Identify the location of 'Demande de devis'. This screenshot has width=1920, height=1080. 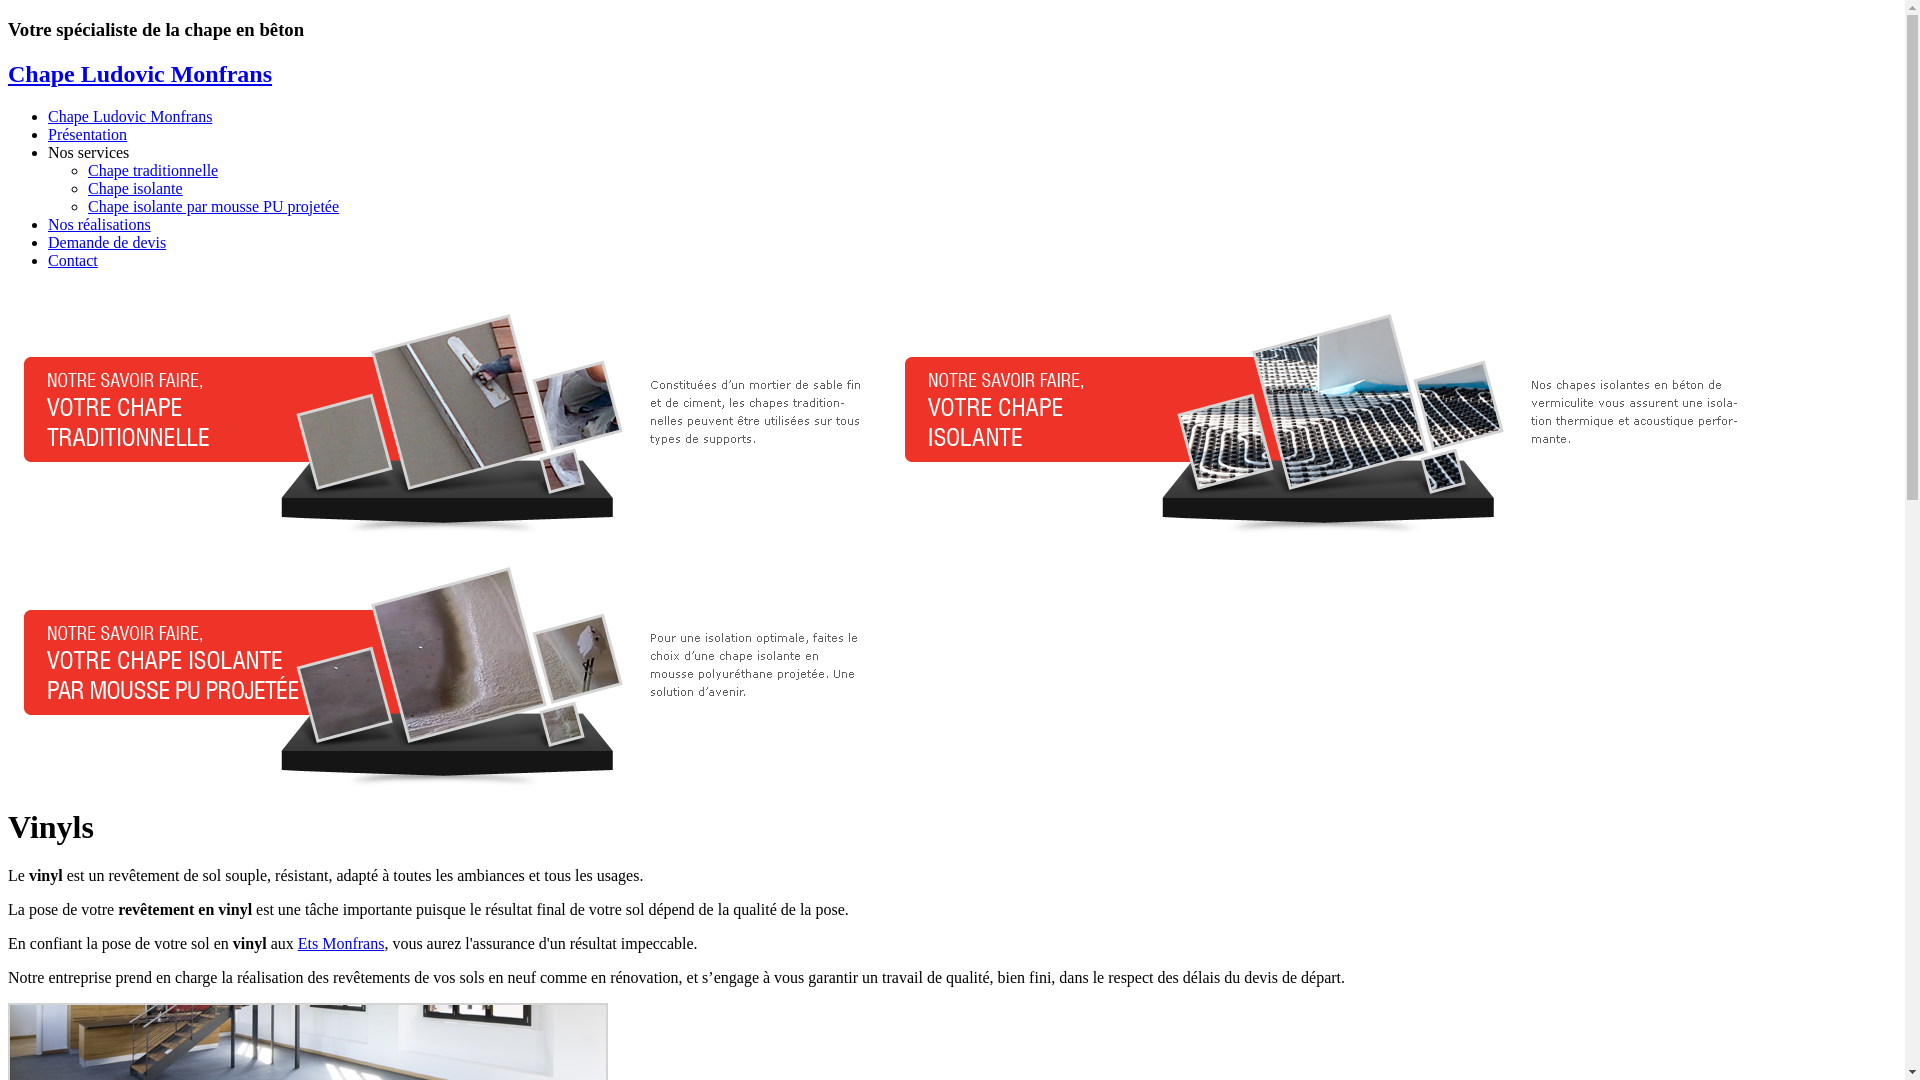
(48, 241).